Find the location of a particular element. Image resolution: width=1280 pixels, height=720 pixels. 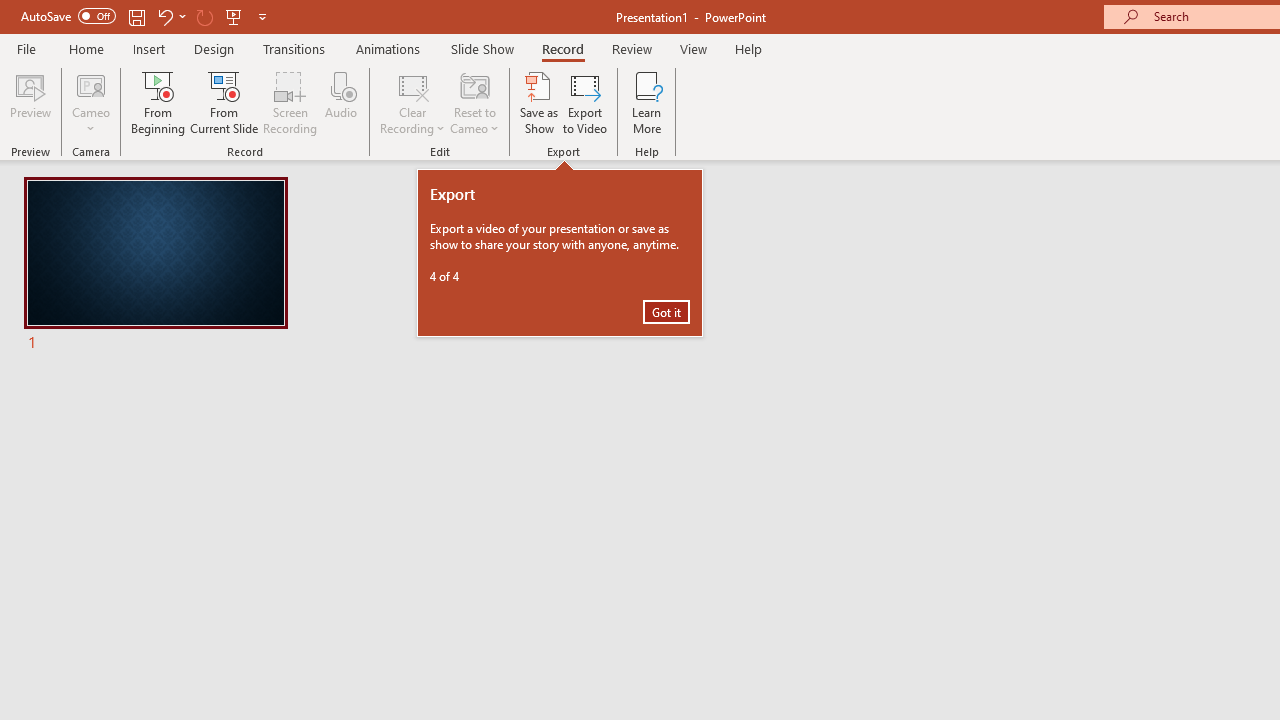

'Undo' is located at coordinates (170, 16).